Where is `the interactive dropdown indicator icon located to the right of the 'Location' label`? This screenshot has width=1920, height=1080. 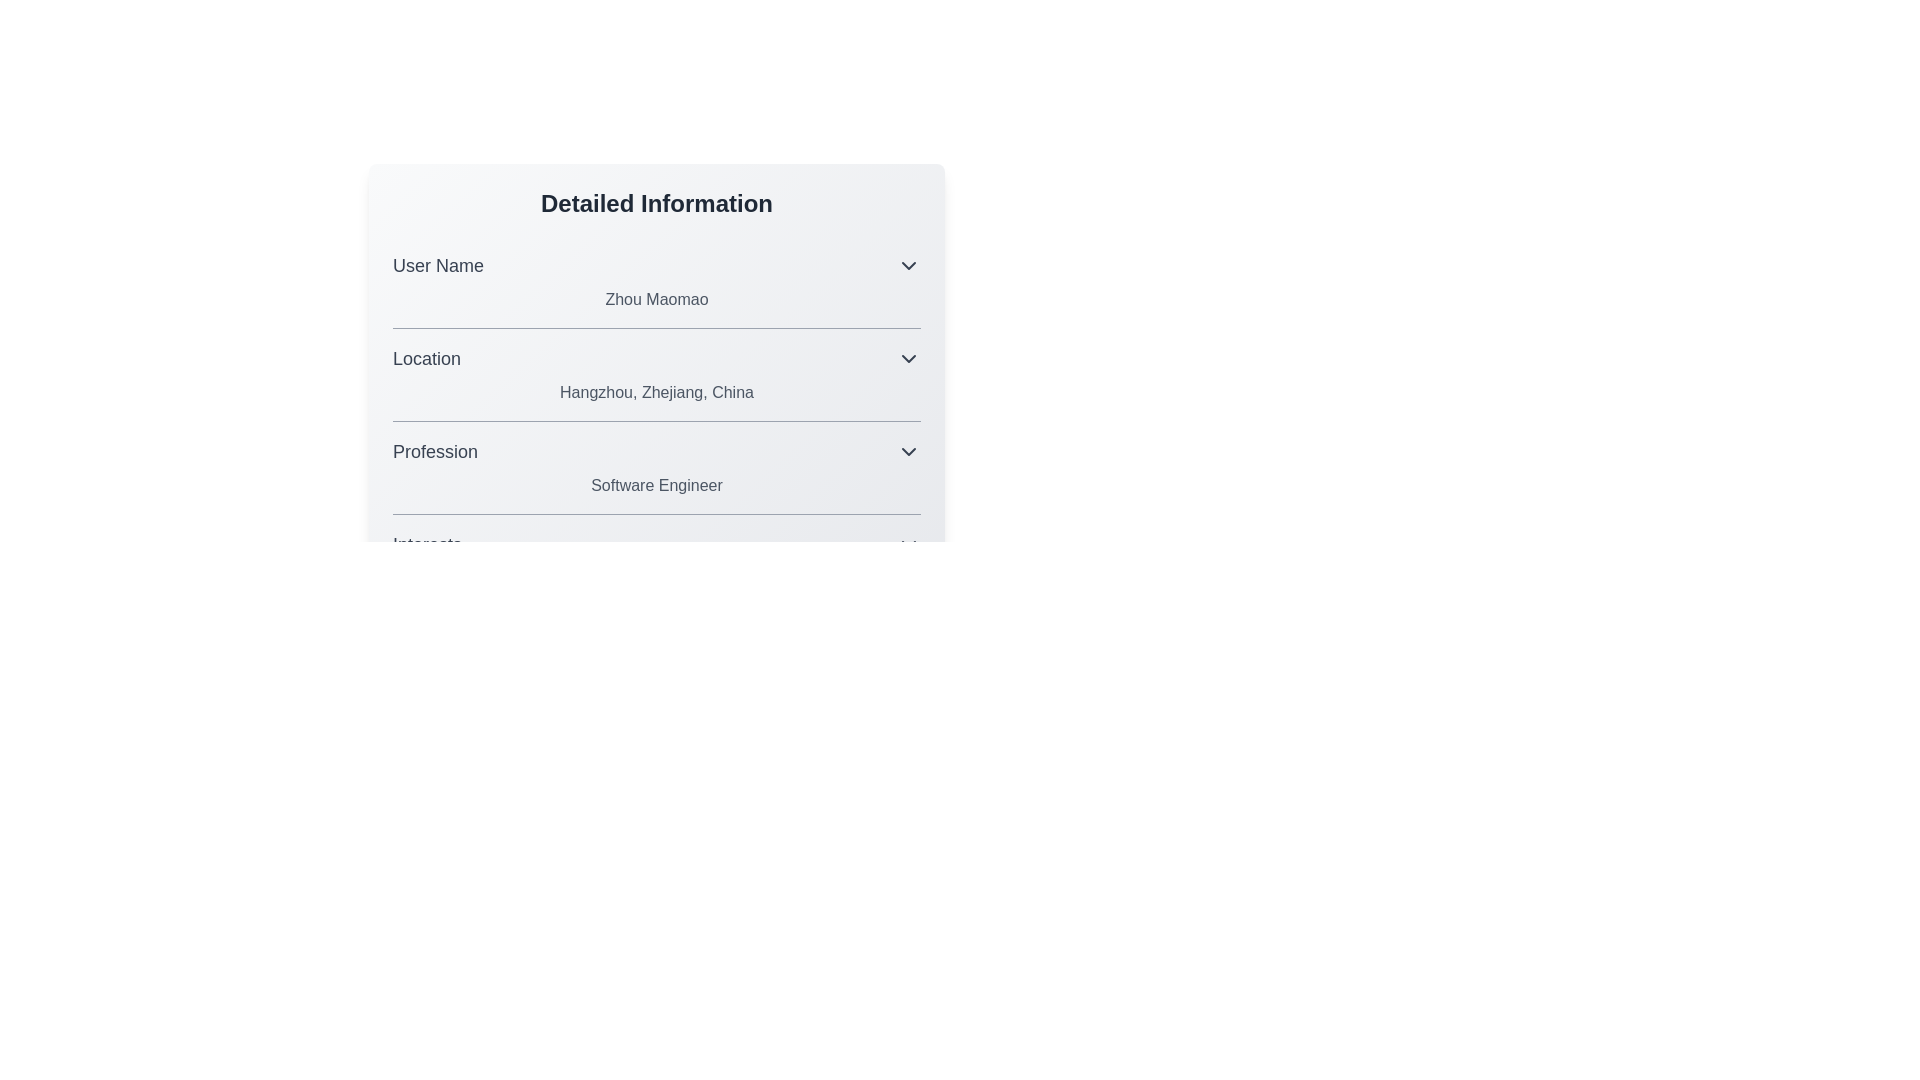
the interactive dropdown indicator icon located to the right of the 'Location' label is located at coordinates (907, 357).